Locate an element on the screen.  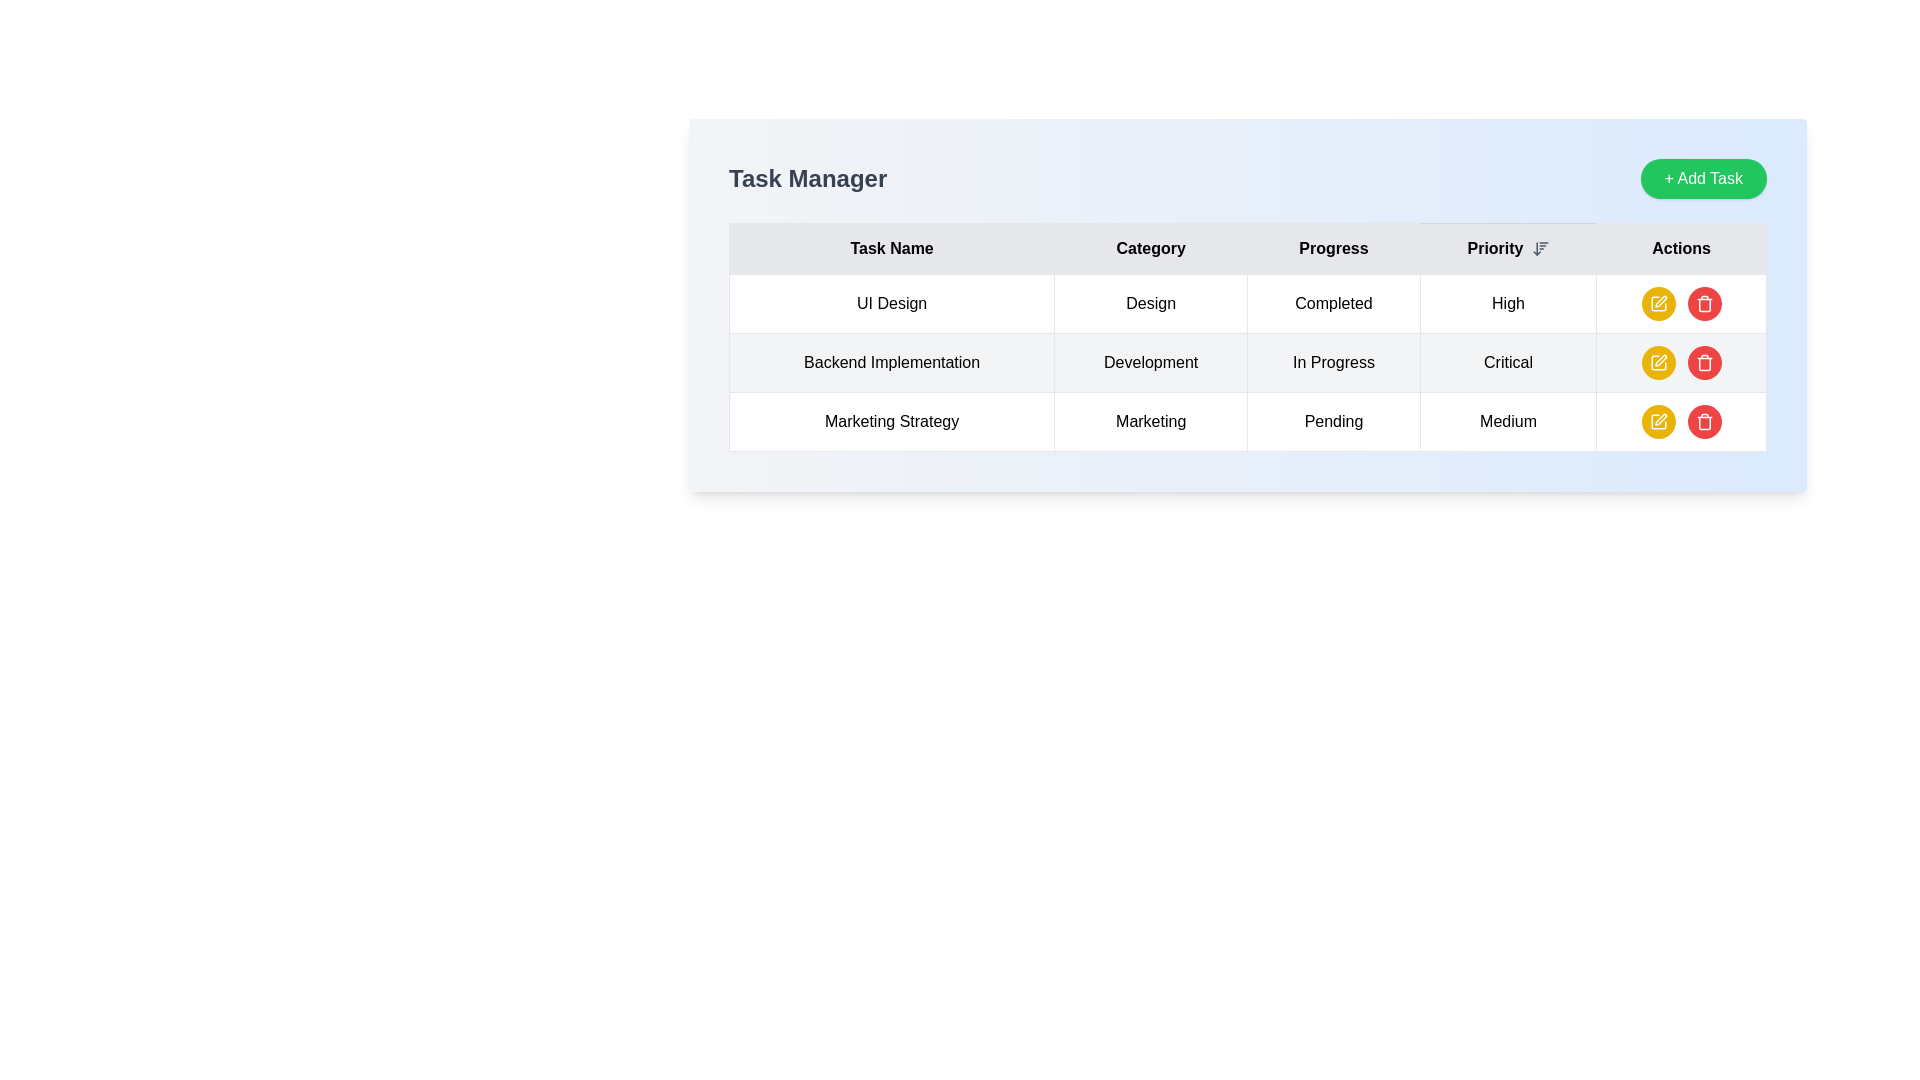
the red circular button with a white trash icon located in the 'Actions' column of the second row corresponding to the task 'Backend Implementation' to observe the hover effect is located at coordinates (1703, 362).